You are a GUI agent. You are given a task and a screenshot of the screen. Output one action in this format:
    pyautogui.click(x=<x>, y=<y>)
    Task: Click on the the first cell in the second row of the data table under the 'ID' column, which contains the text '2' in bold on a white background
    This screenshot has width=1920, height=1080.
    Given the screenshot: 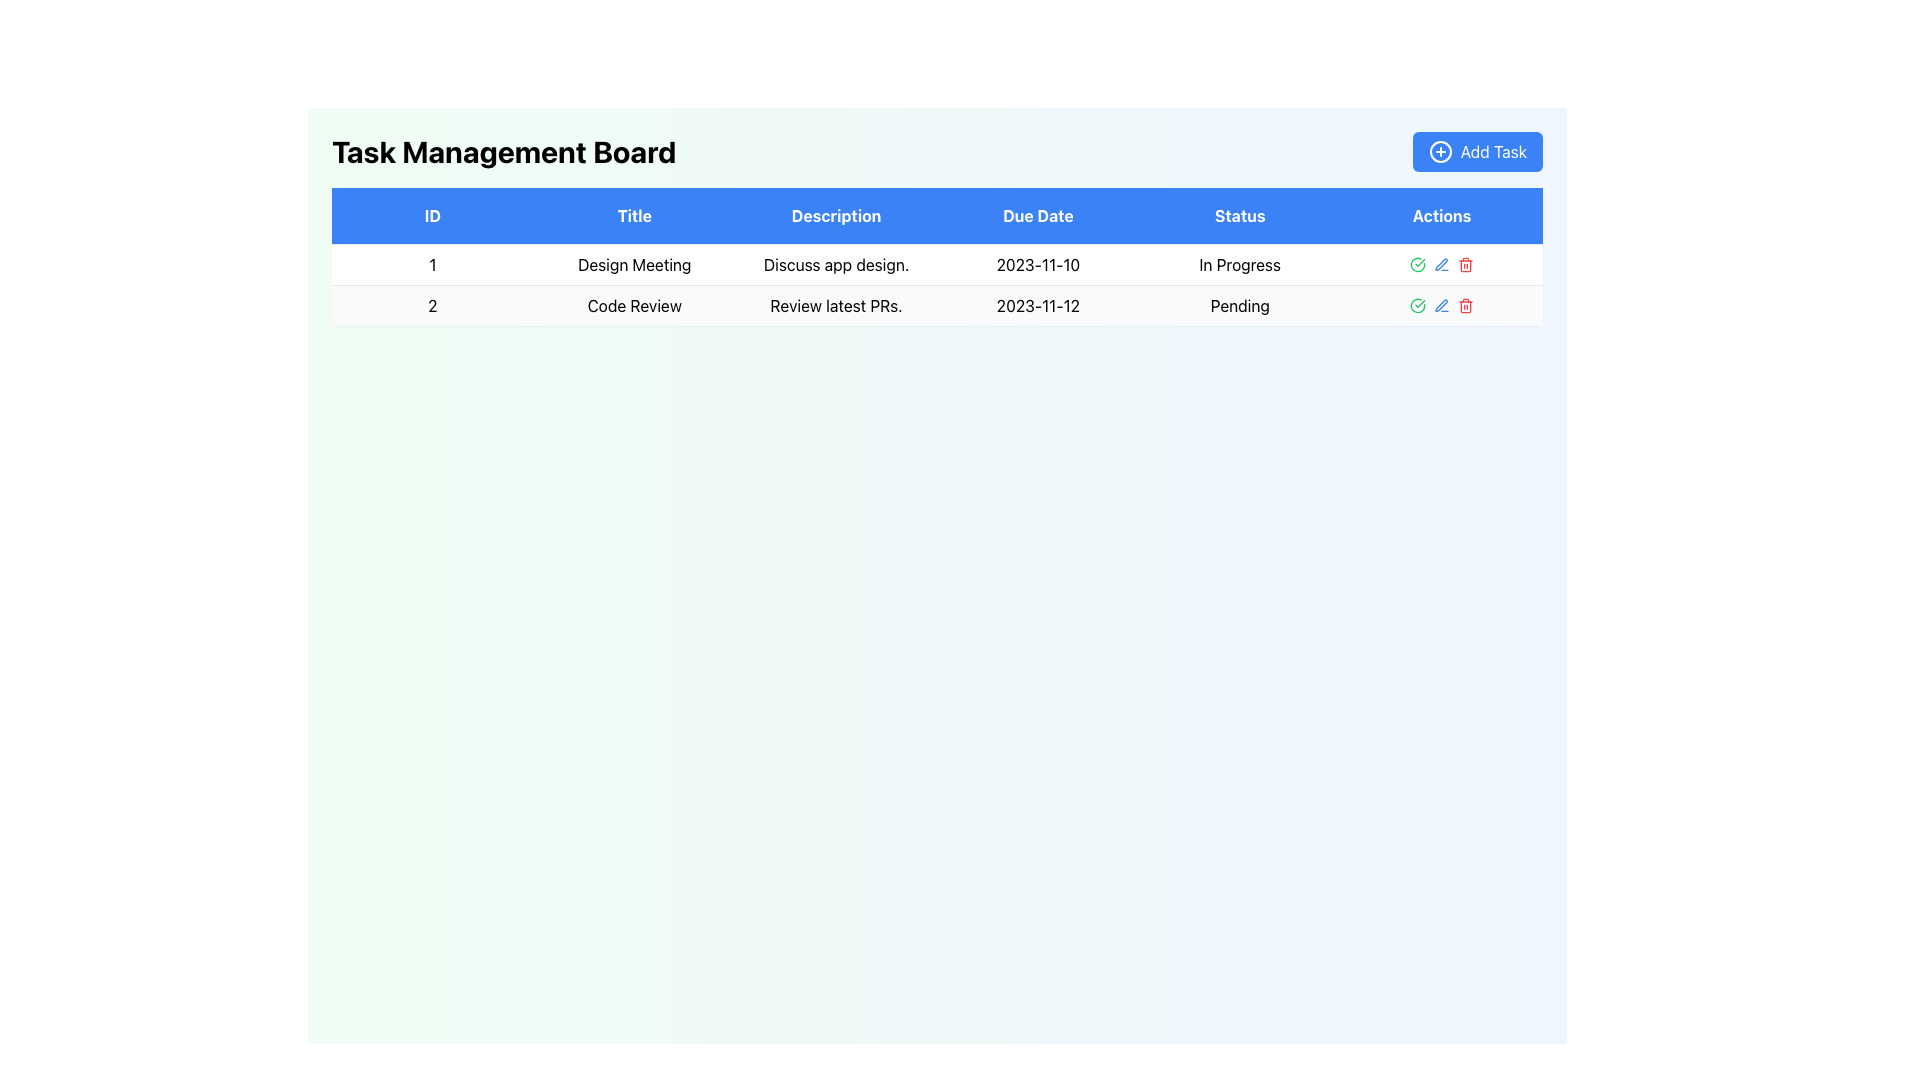 What is the action you would take?
    pyautogui.click(x=431, y=305)
    